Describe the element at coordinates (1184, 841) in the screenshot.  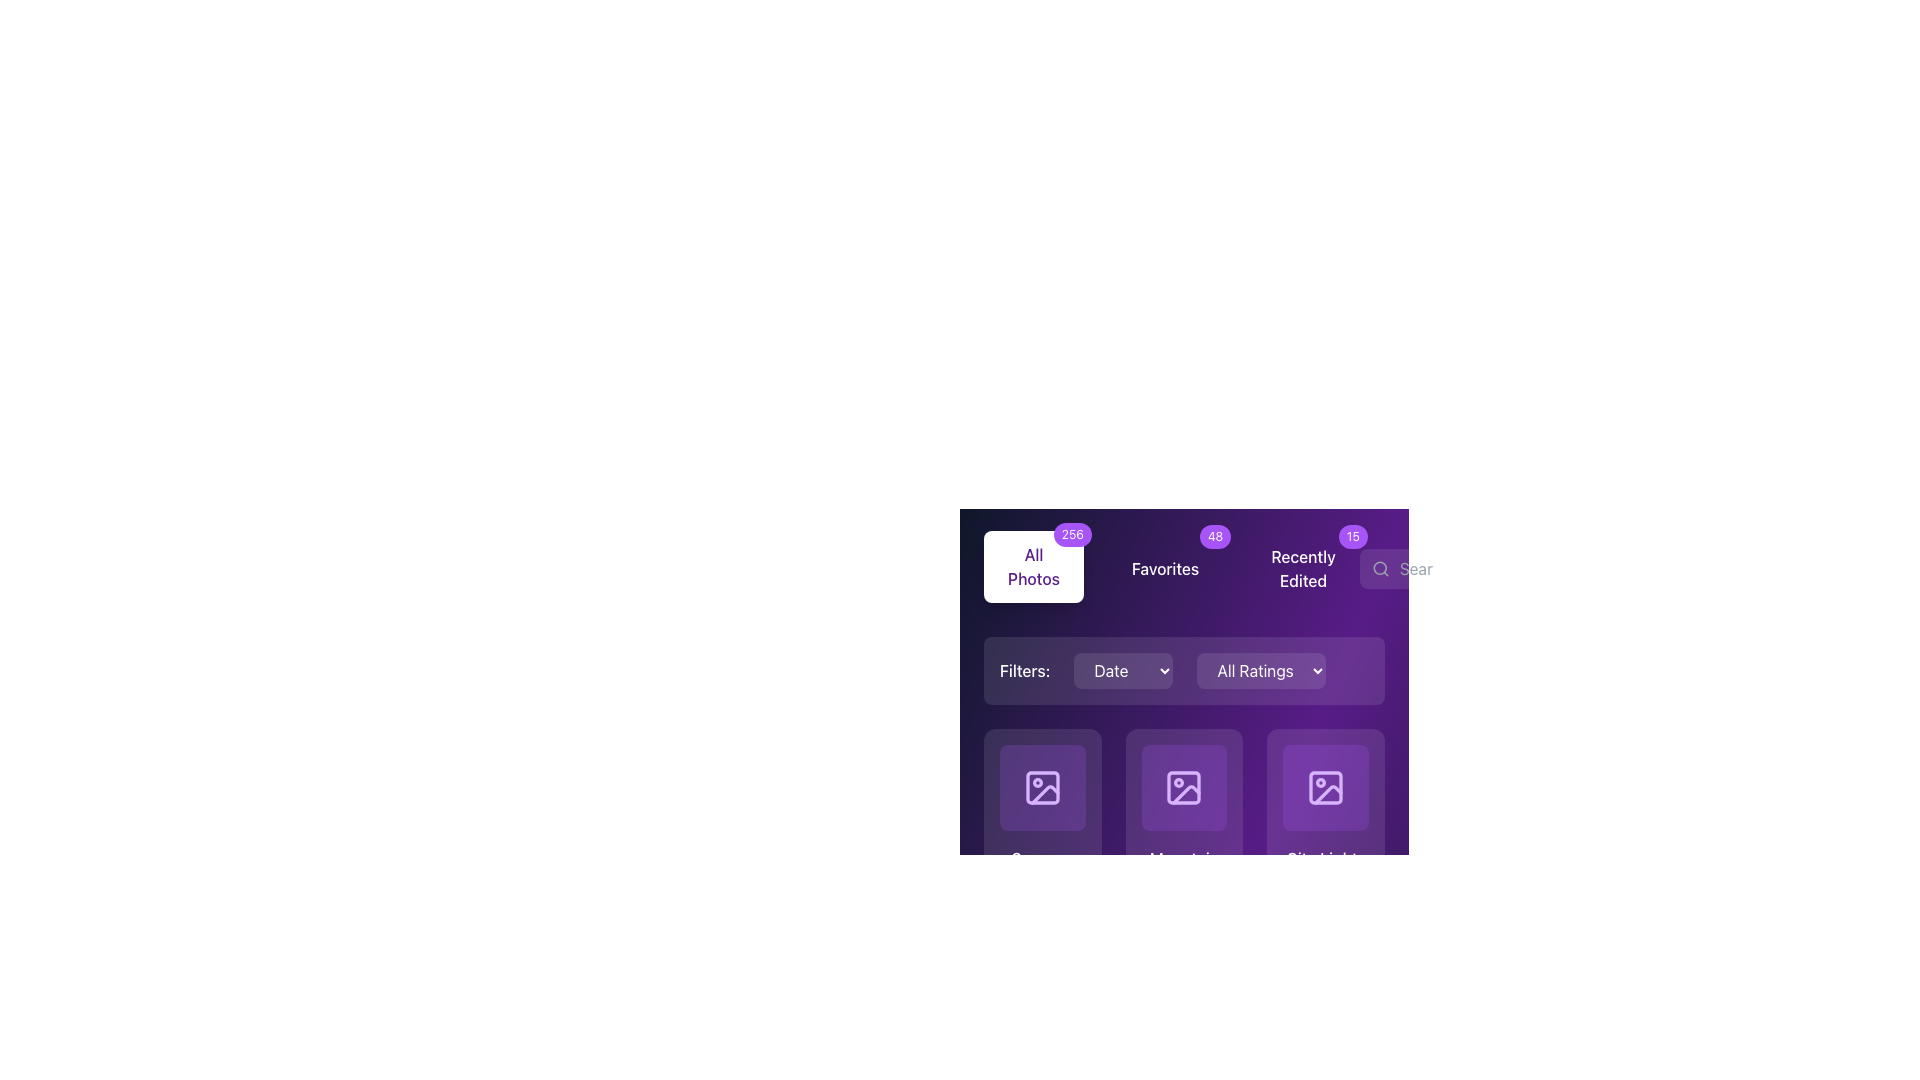
I see `the 'Mountain Trip' panel` at that location.